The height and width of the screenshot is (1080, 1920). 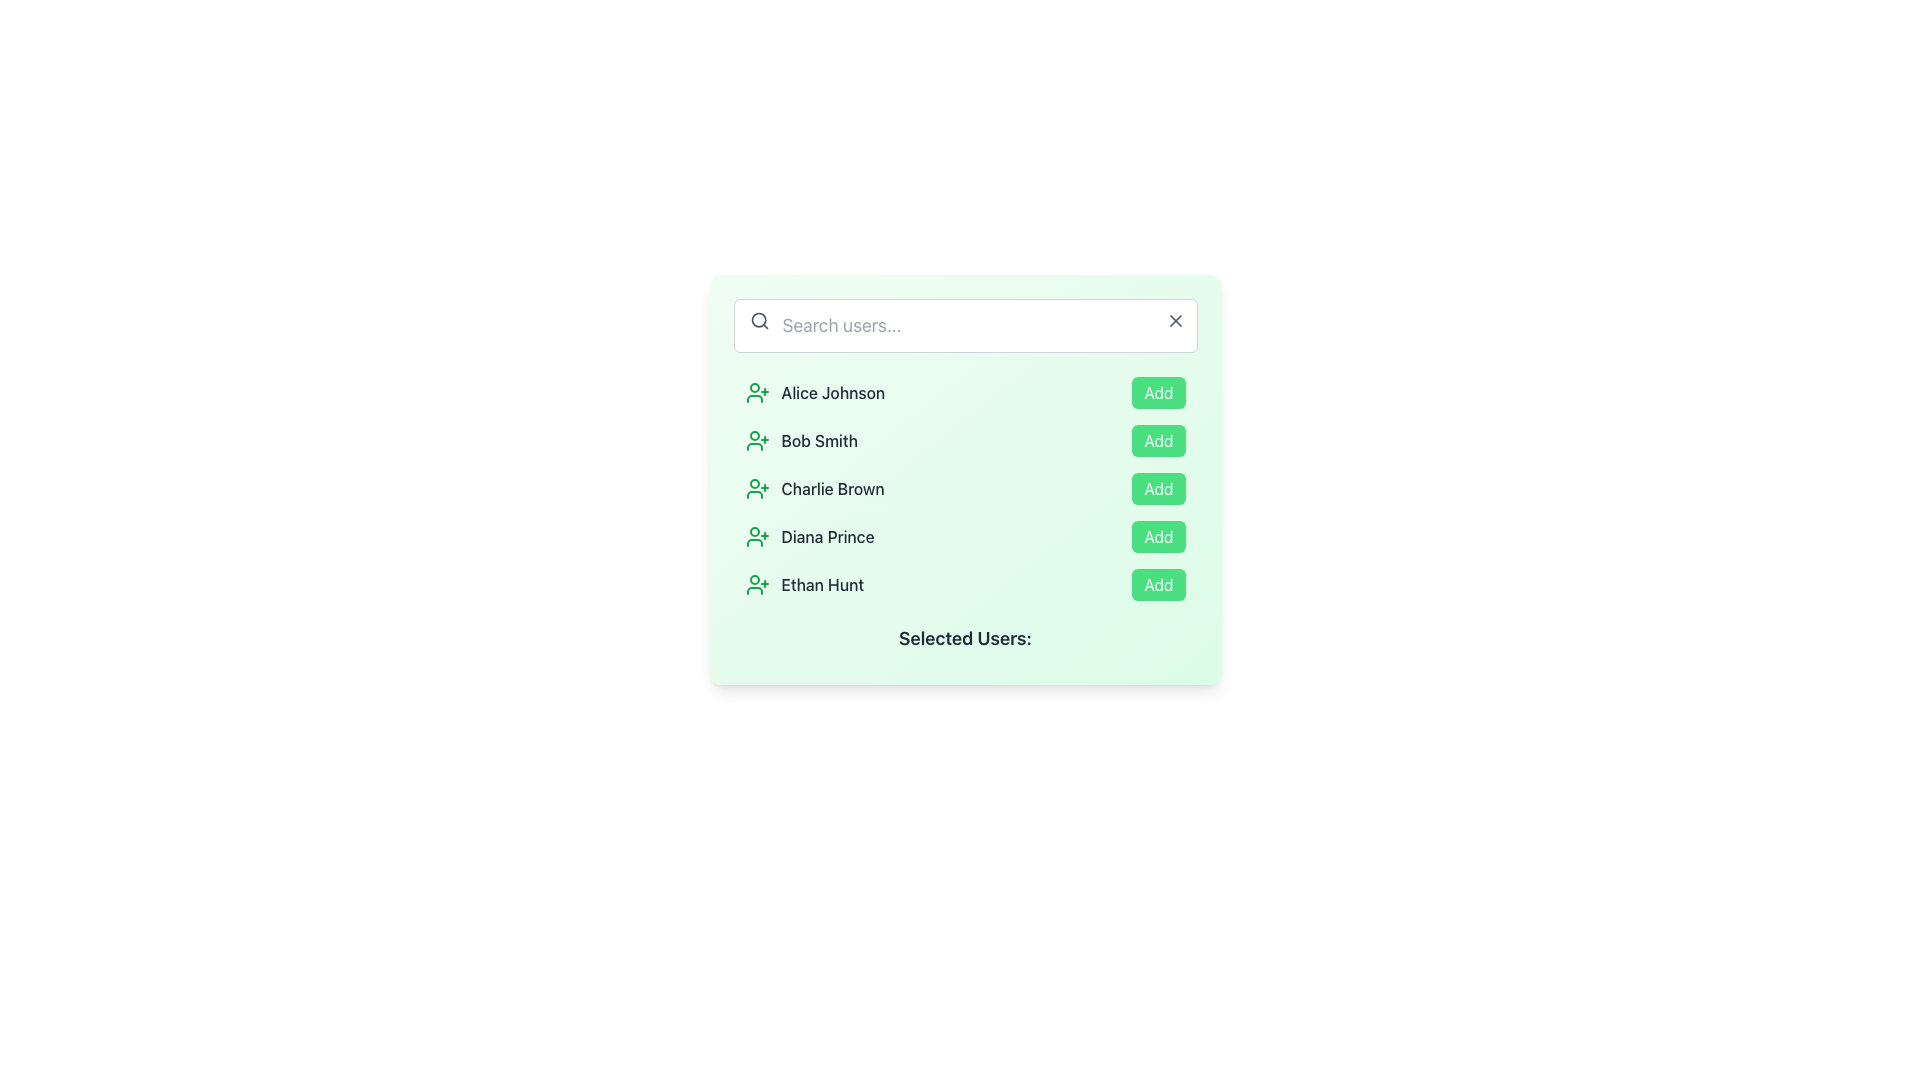 What do you see at coordinates (756, 439) in the screenshot?
I see `the Icon (User Plus) which is a green user outline with a plus symbol, located in the second row under 'Search users...' before the text 'Bob Smith'` at bounding box center [756, 439].